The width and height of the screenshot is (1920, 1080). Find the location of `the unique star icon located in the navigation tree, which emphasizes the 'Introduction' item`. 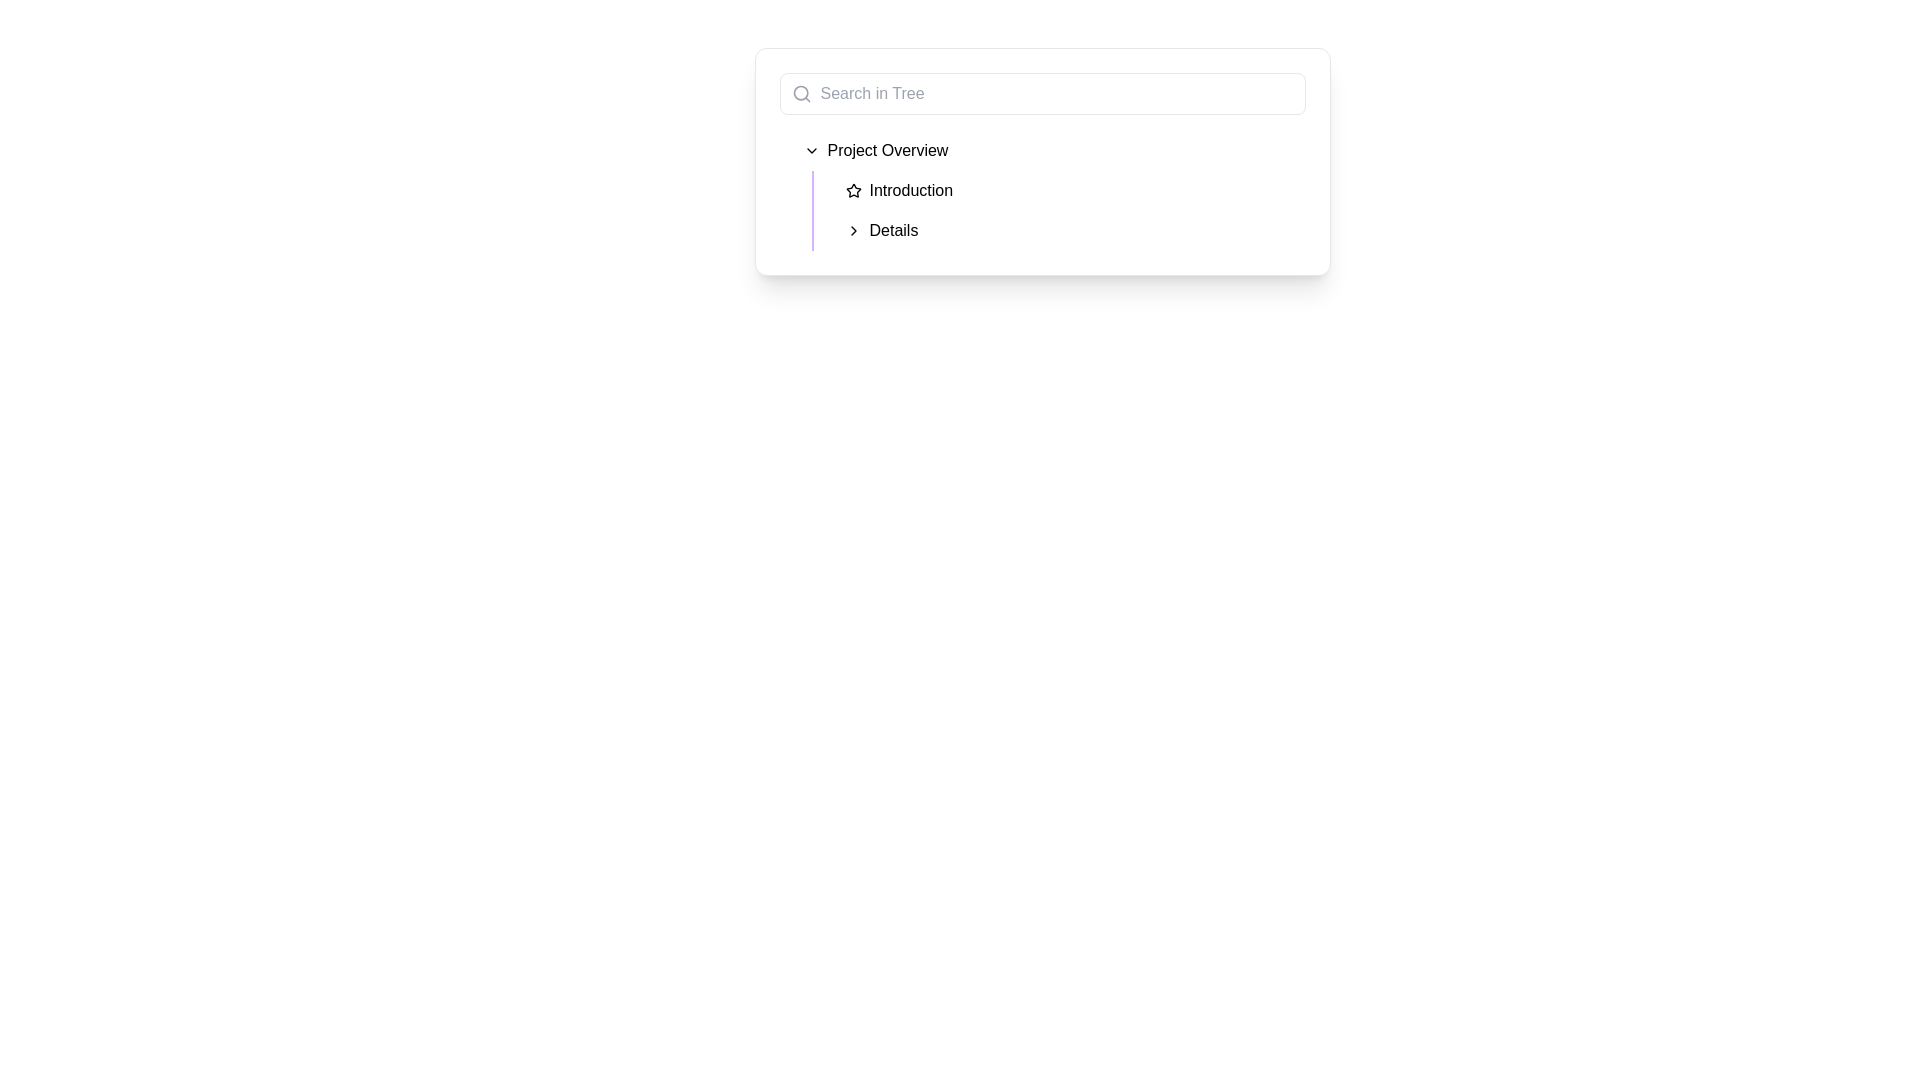

the unique star icon located in the navigation tree, which emphasizes the 'Introduction' item is located at coordinates (853, 190).